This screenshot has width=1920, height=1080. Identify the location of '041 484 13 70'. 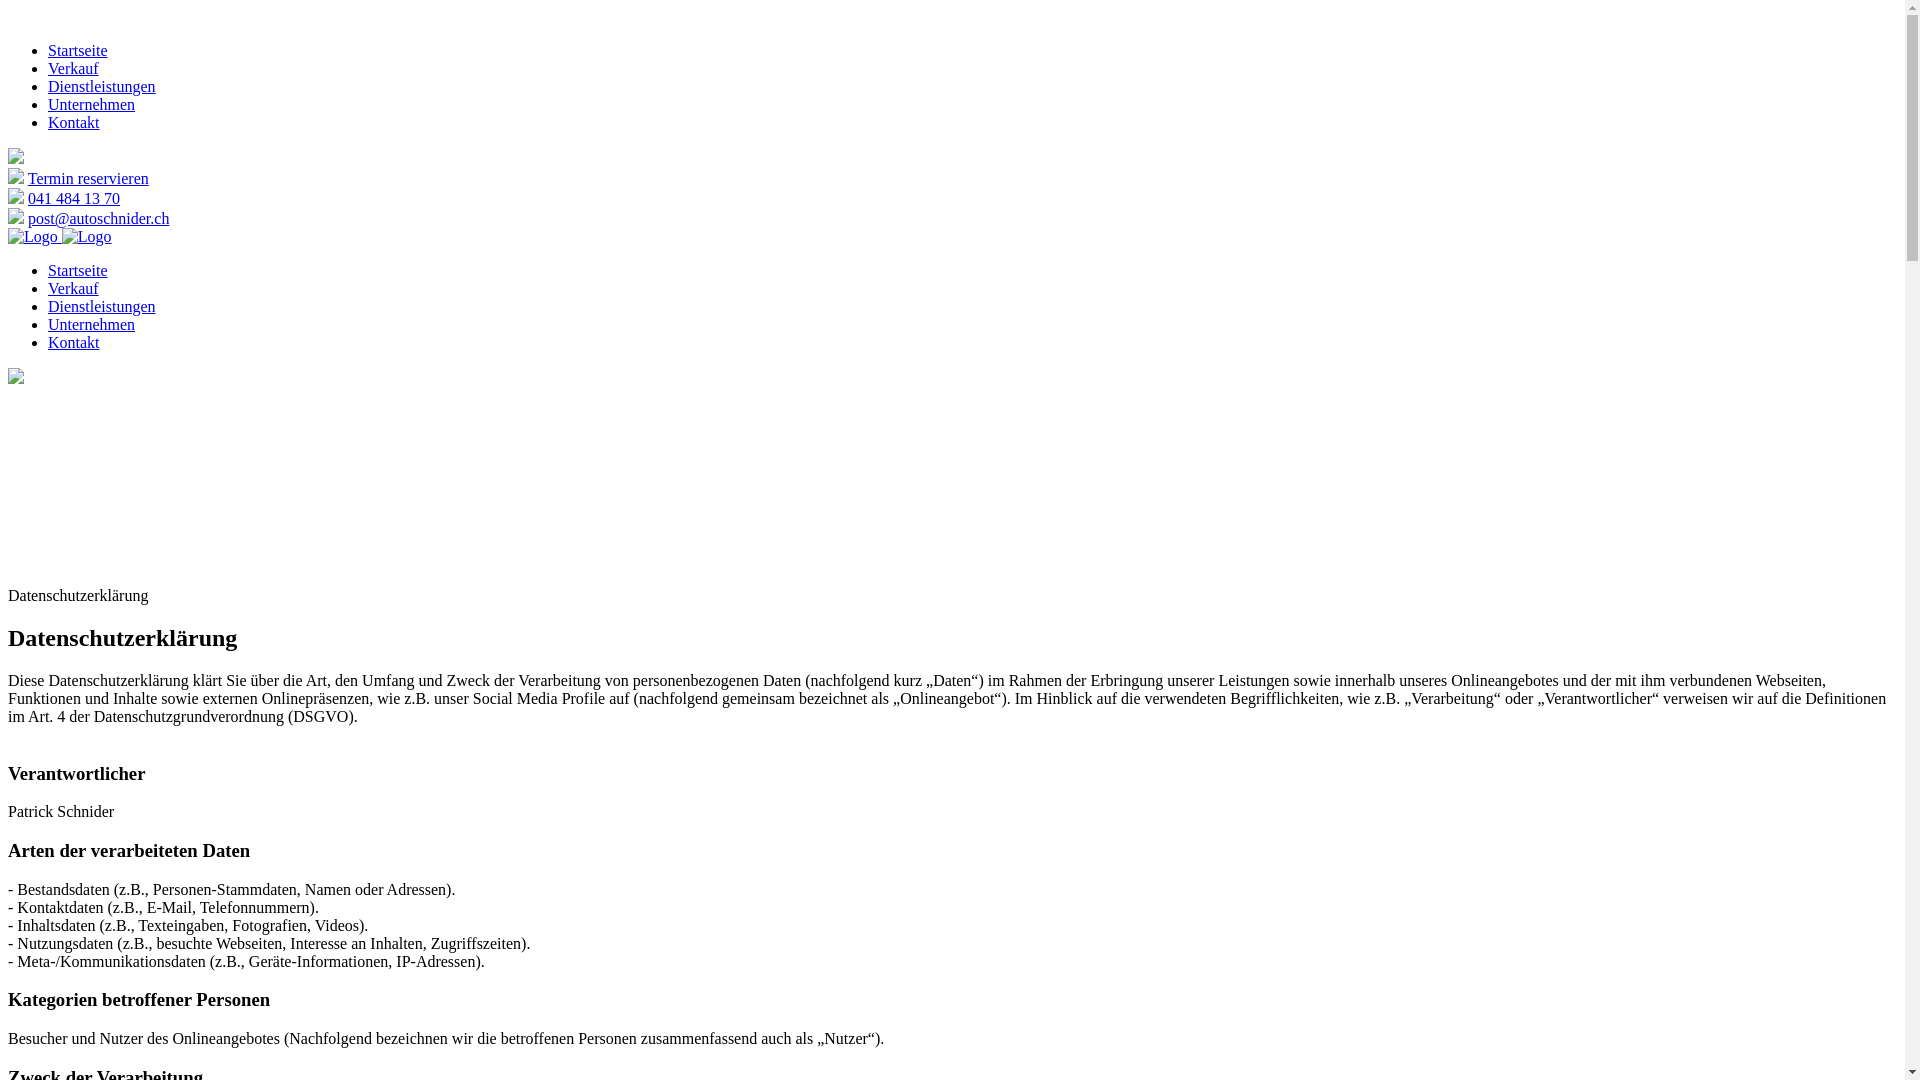
(73, 198).